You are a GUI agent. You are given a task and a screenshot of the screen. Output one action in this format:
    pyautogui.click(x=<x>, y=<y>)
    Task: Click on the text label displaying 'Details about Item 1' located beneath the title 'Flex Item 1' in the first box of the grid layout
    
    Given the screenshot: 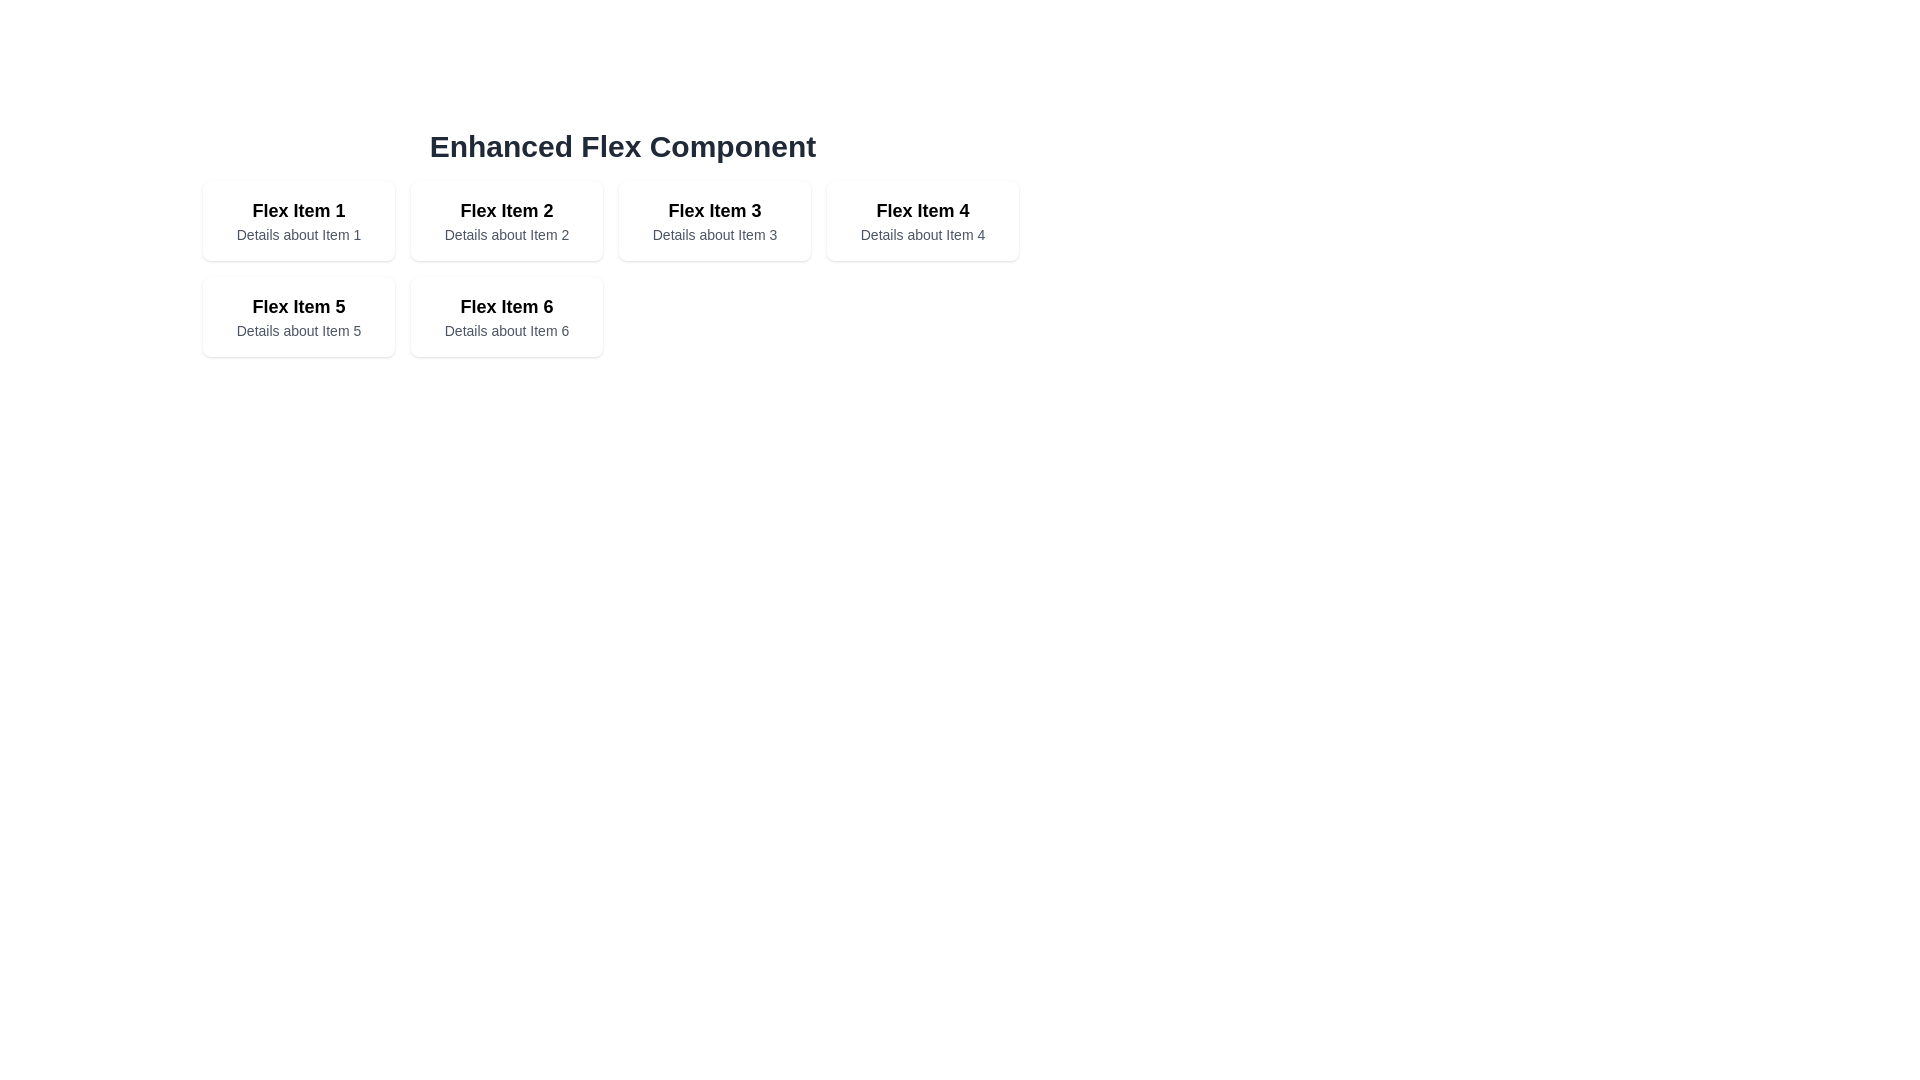 What is the action you would take?
    pyautogui.click(x=297, y=234)
    